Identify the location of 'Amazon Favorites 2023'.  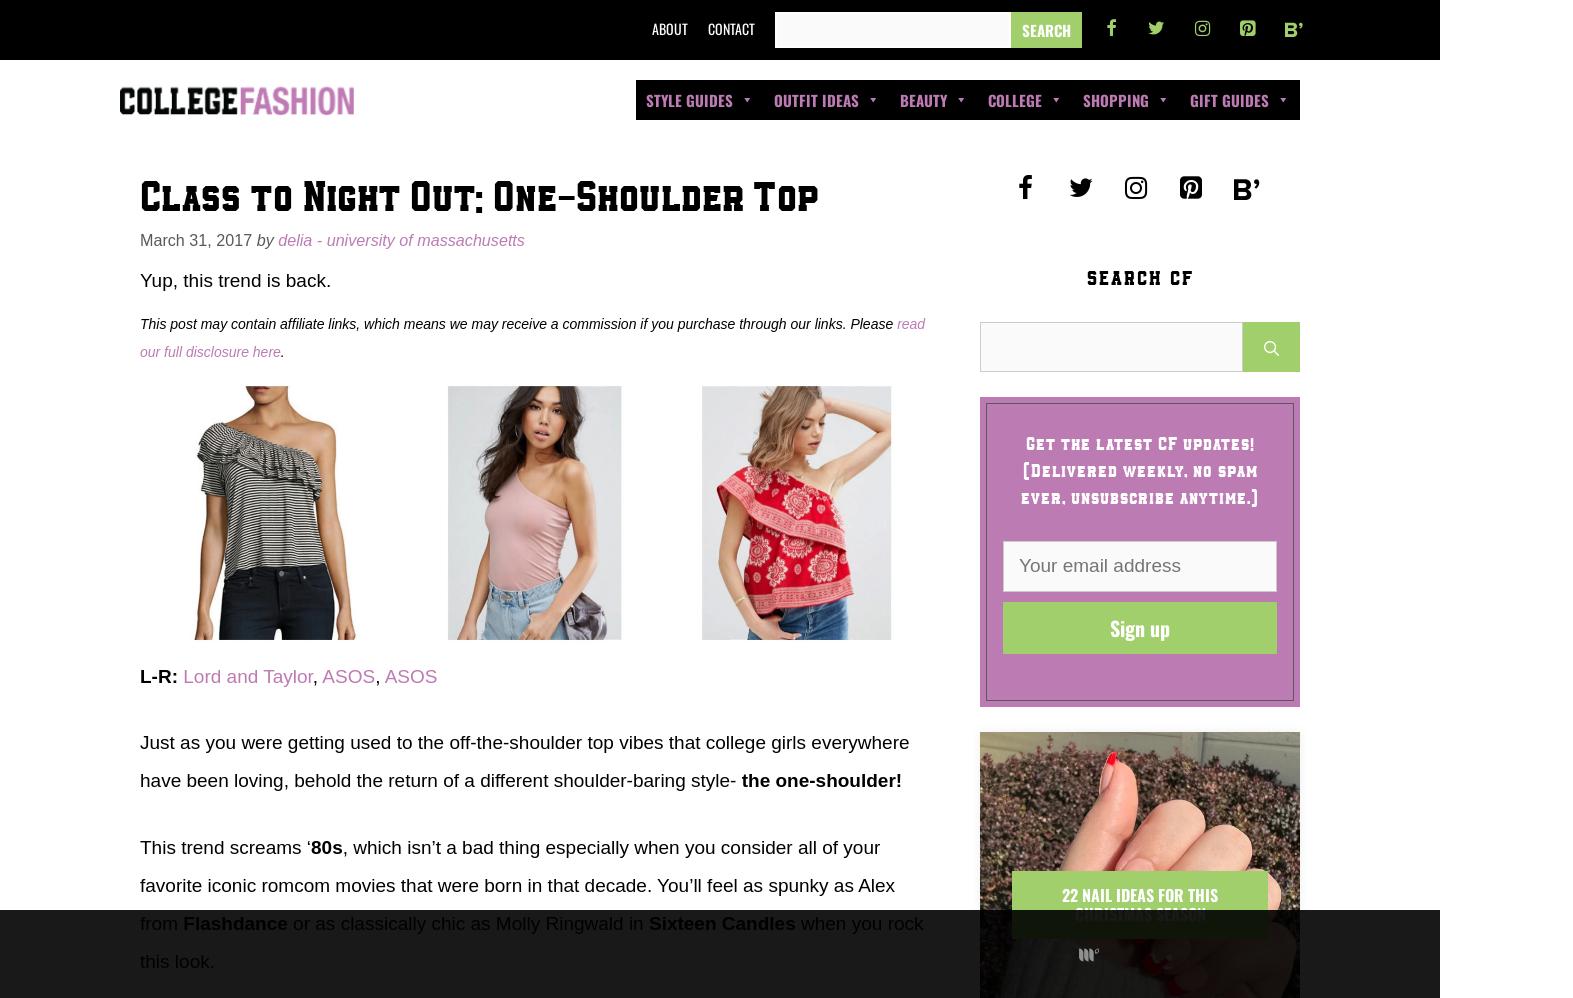
(1164, 275).